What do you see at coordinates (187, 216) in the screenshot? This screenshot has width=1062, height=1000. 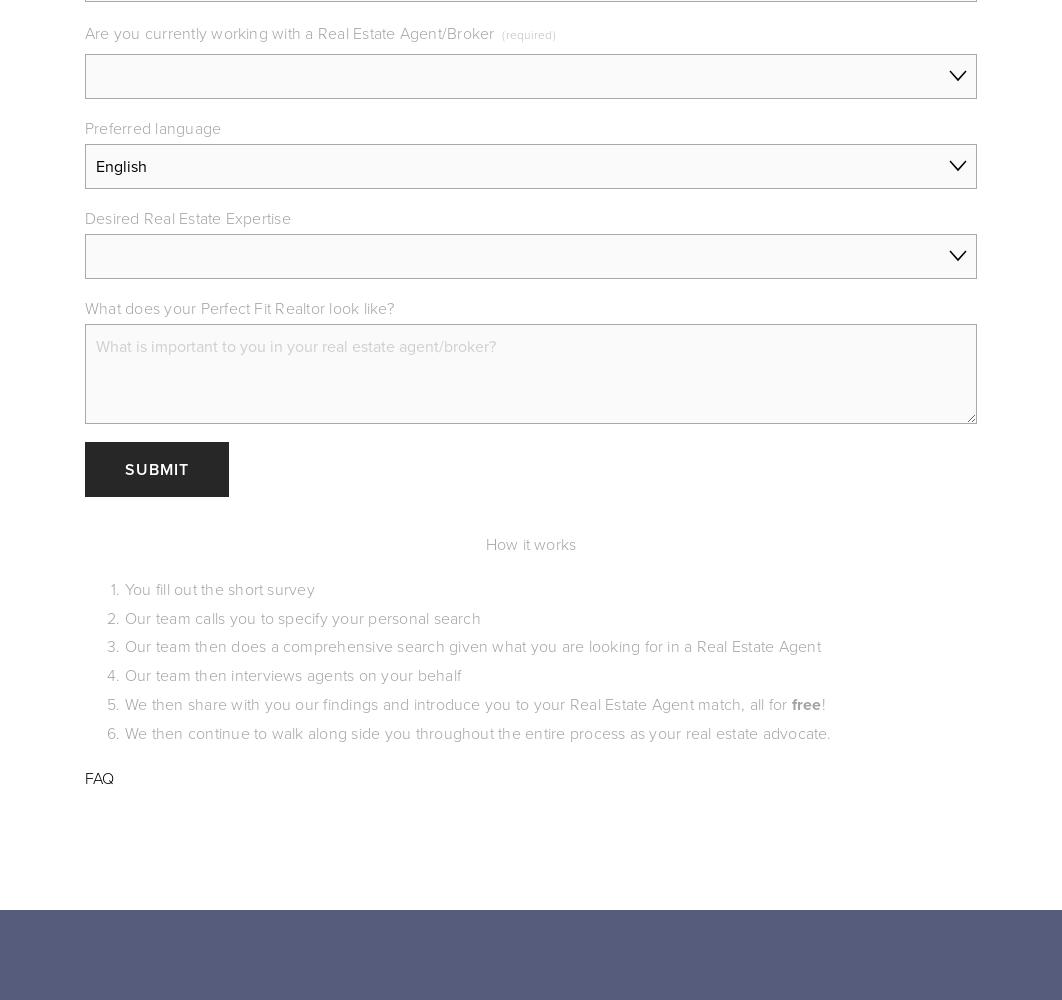 I see `'Desired Real Estate Expertise'` at bounding box center [187, 216].